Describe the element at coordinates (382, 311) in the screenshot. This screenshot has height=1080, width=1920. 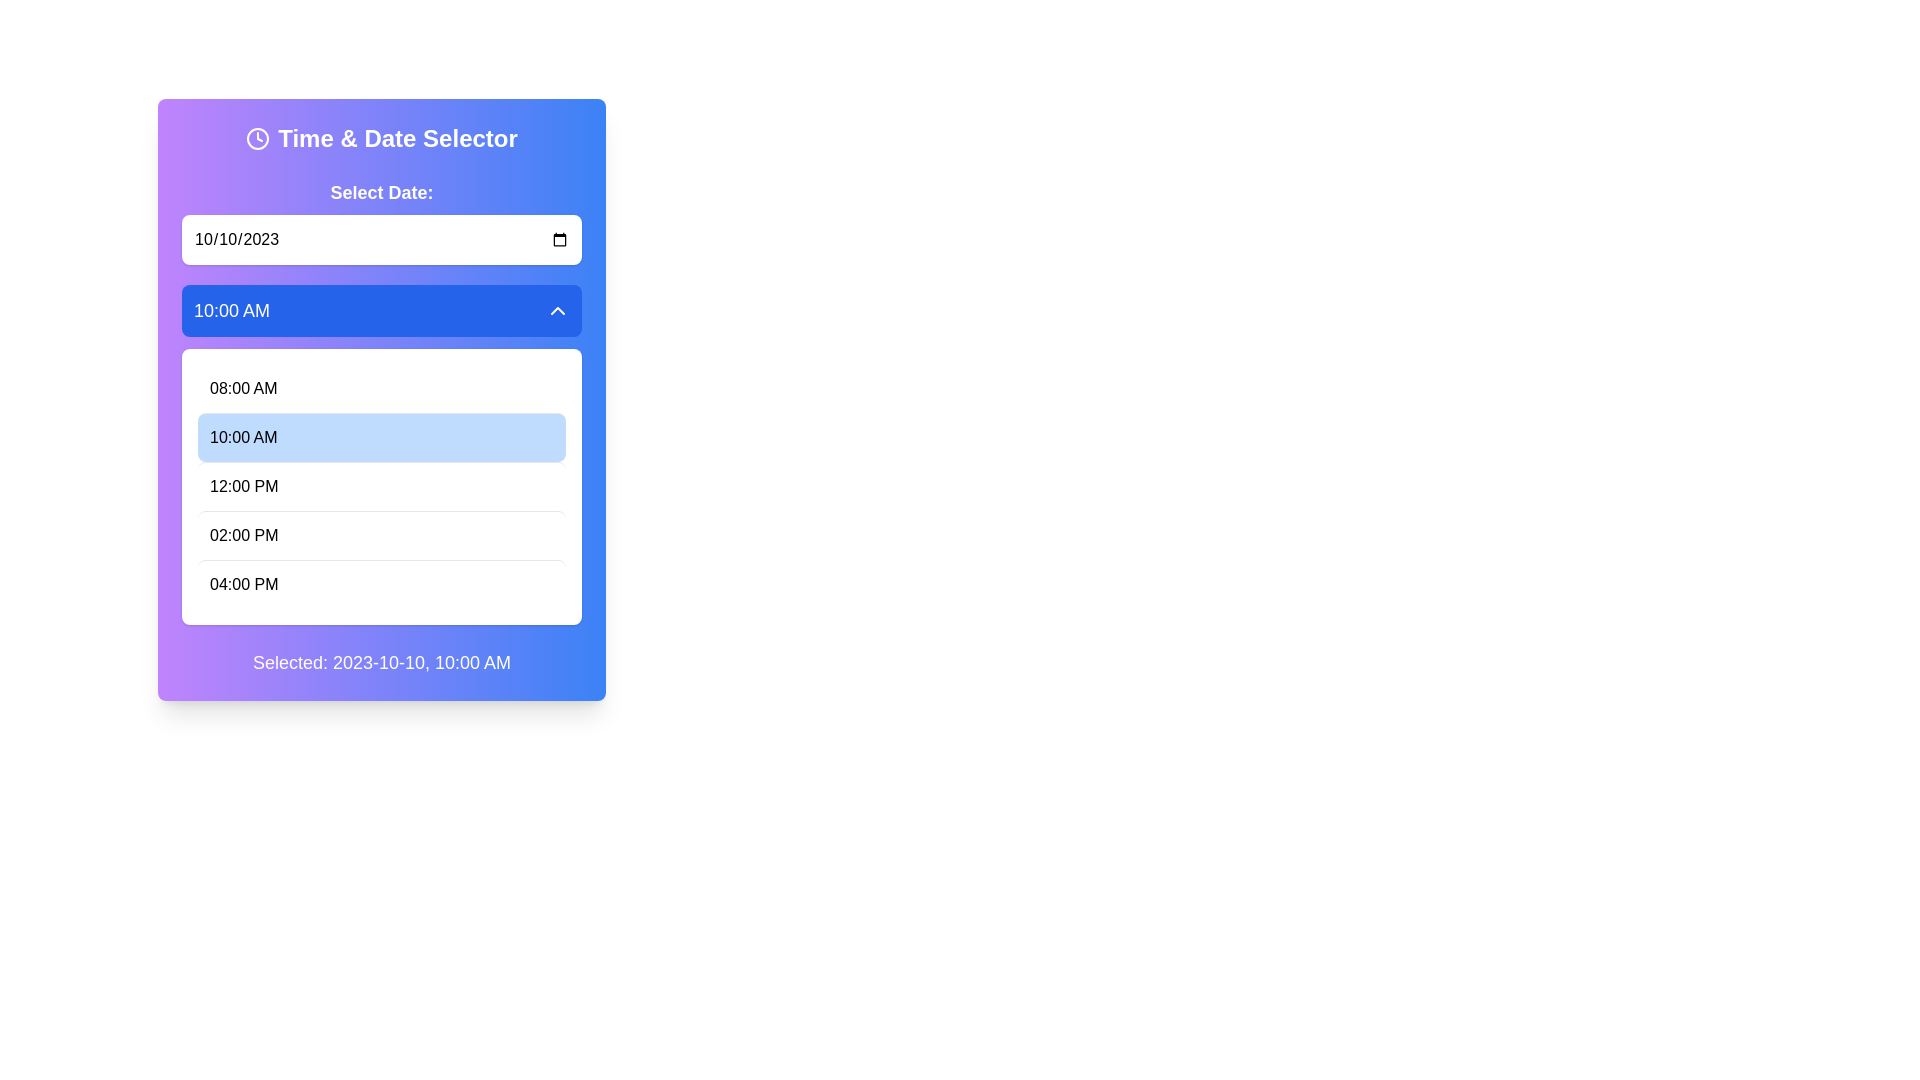
I see `the Dropdown toggle button labeled '10:00 AM' with a blue background` at that location.